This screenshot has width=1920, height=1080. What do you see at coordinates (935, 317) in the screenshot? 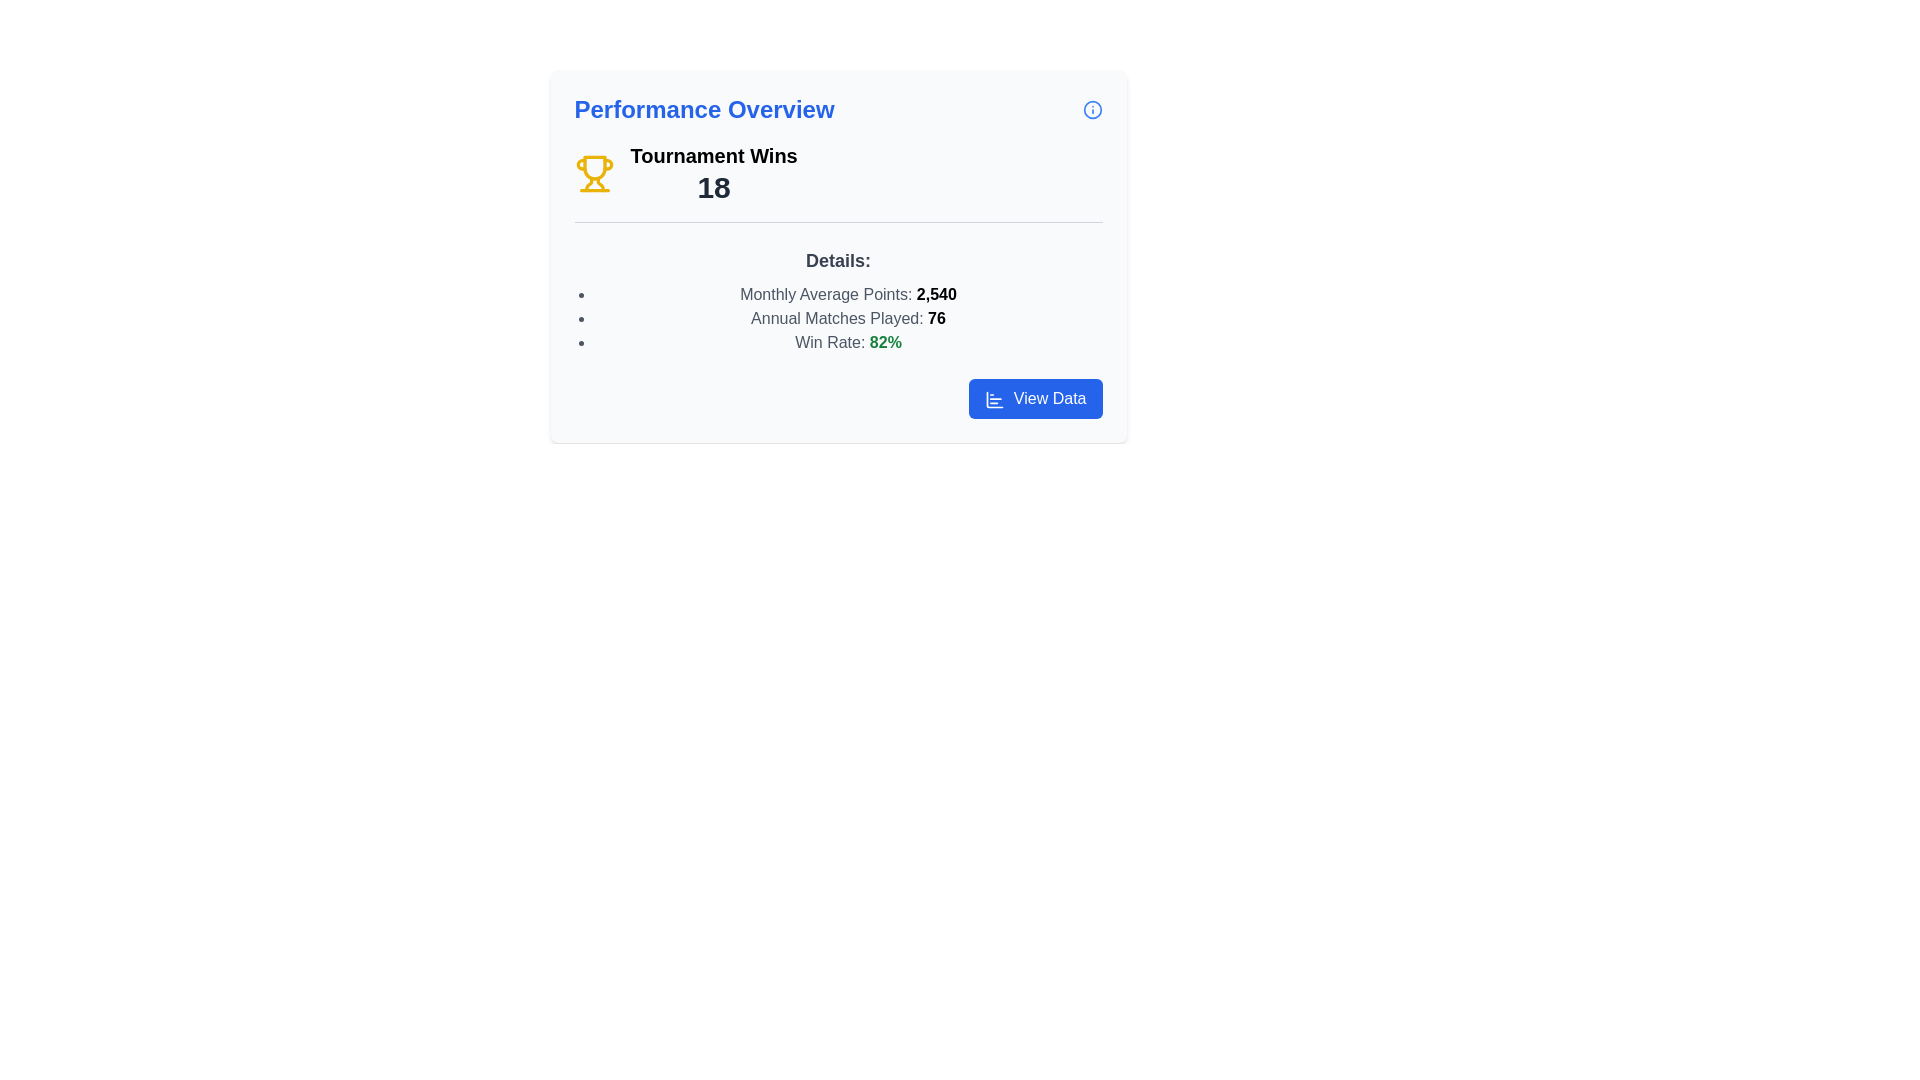
I see `the text displaying the number of matches played annually, located in the 'Details' section of the 'Performance Overview' card, next to the label 'Annual Matches Played:'` at bounding box center [935, 317].